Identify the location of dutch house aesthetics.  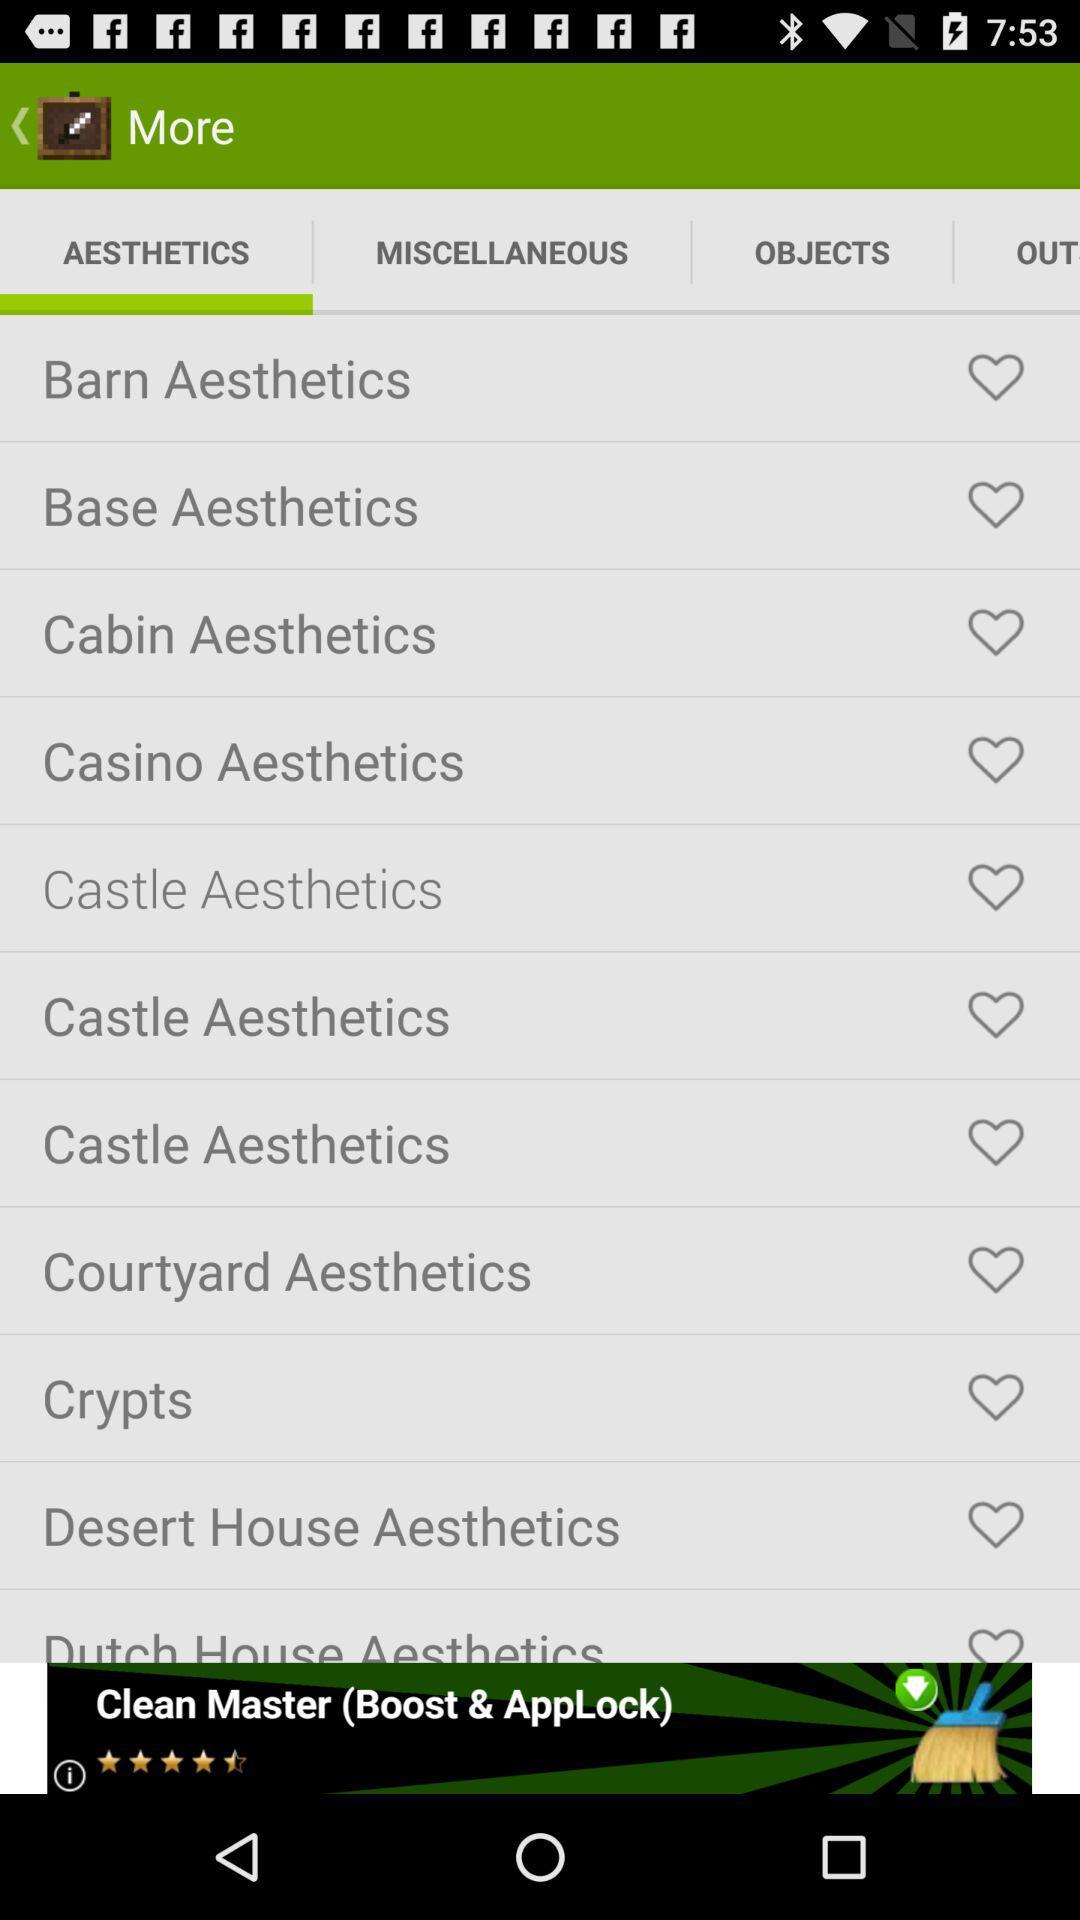
(995, 1636).